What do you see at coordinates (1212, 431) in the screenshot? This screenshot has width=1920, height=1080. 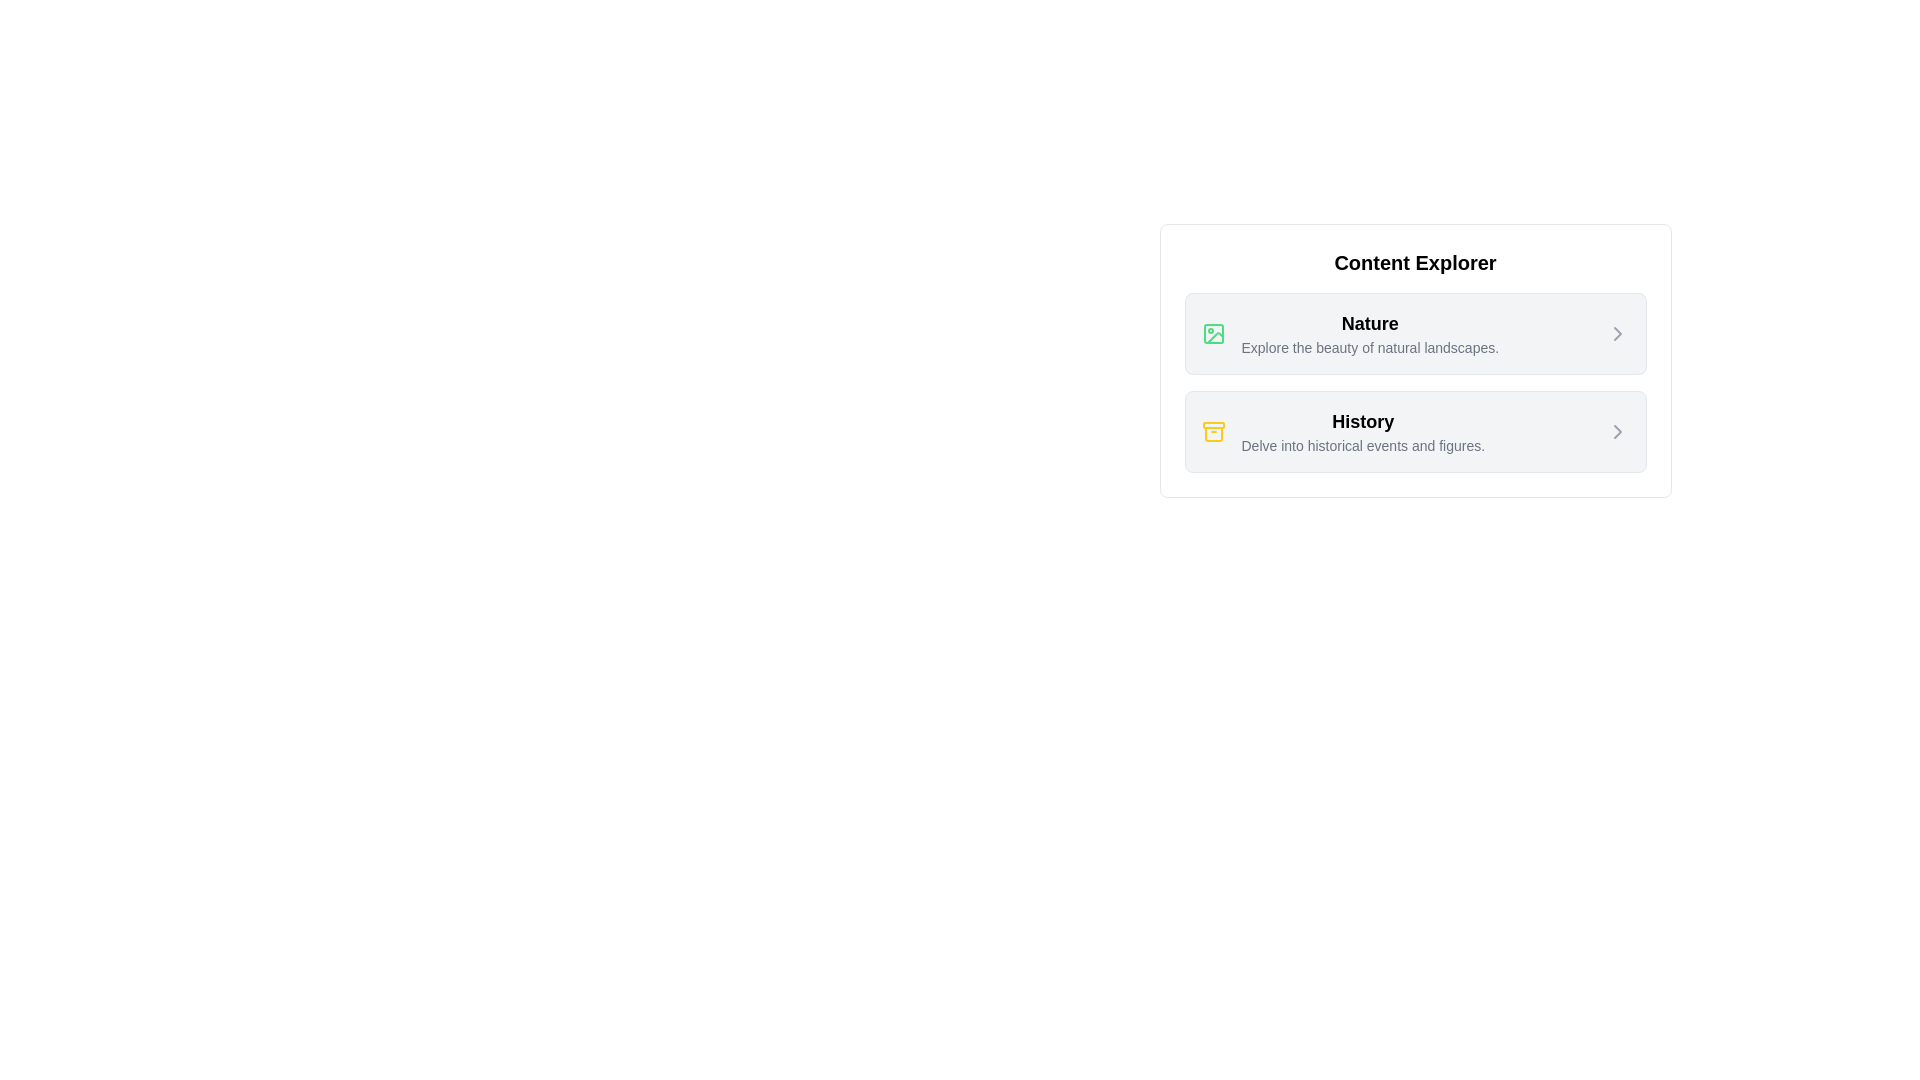 I see `the 'History' category icon located to the left of the 'History' title and description in the content list` at bounding box center [1212, 431].